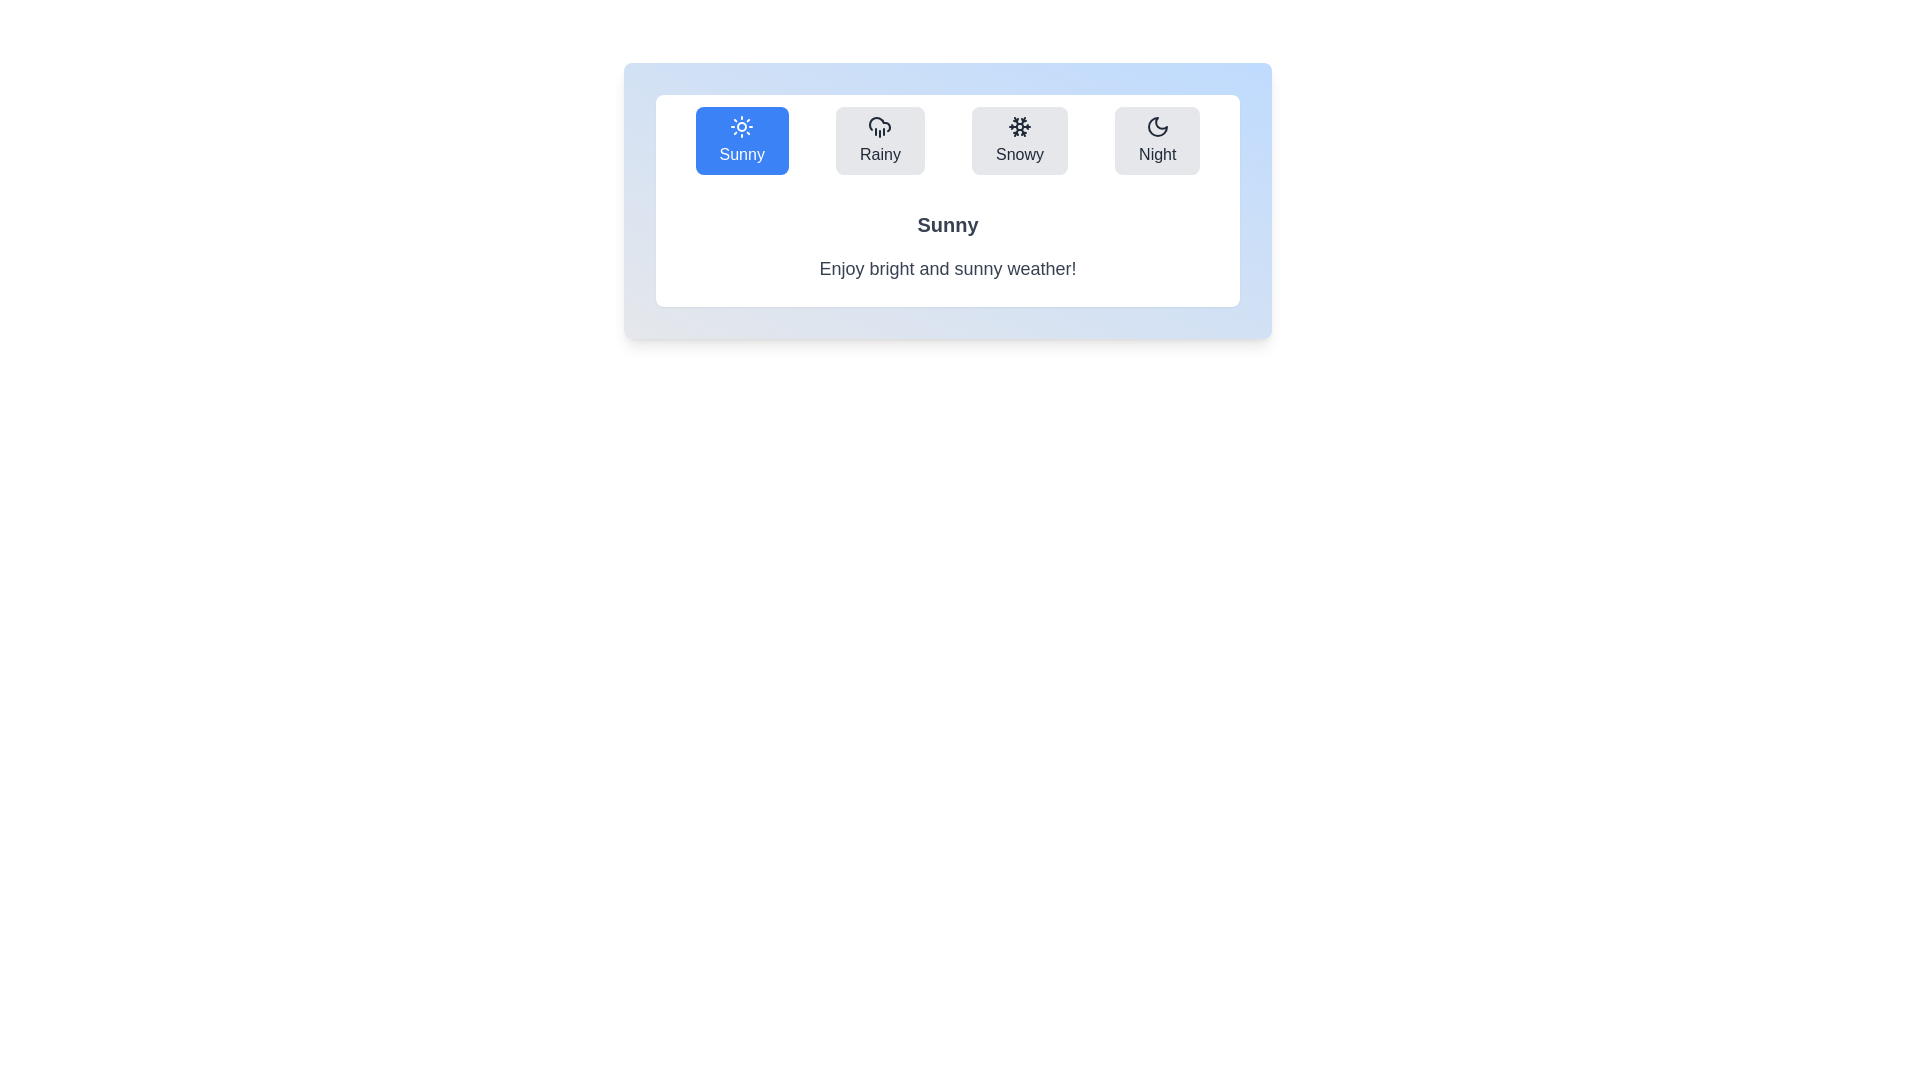  What do you see at coordinates (1157, 140) in the screenshot?
I see `the Night tab by clicking on its button` at bounding box center [1157, 140].